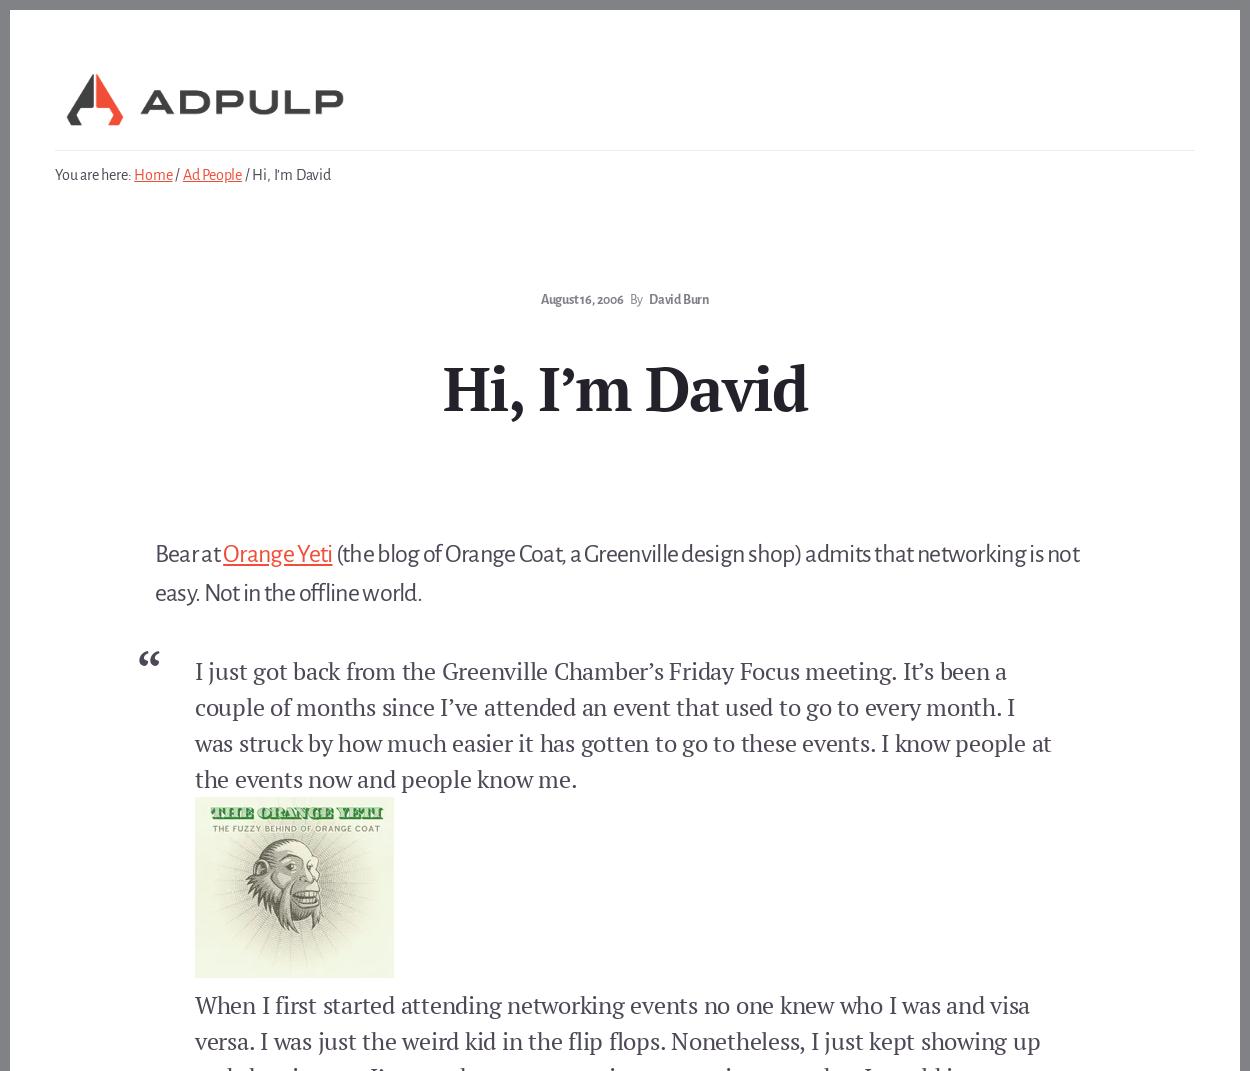 The width and height of the screenshot is (1250, 1071). I want to click on 'I just got back from the Greenville Chamber’s Friday Focus meeting. It’s been a couple of months since I’ve attended an event that used to go to every month. I was struck by how much easier it has gotten to go to these events. I know people at the events now and people know me.', so click(622, 724).